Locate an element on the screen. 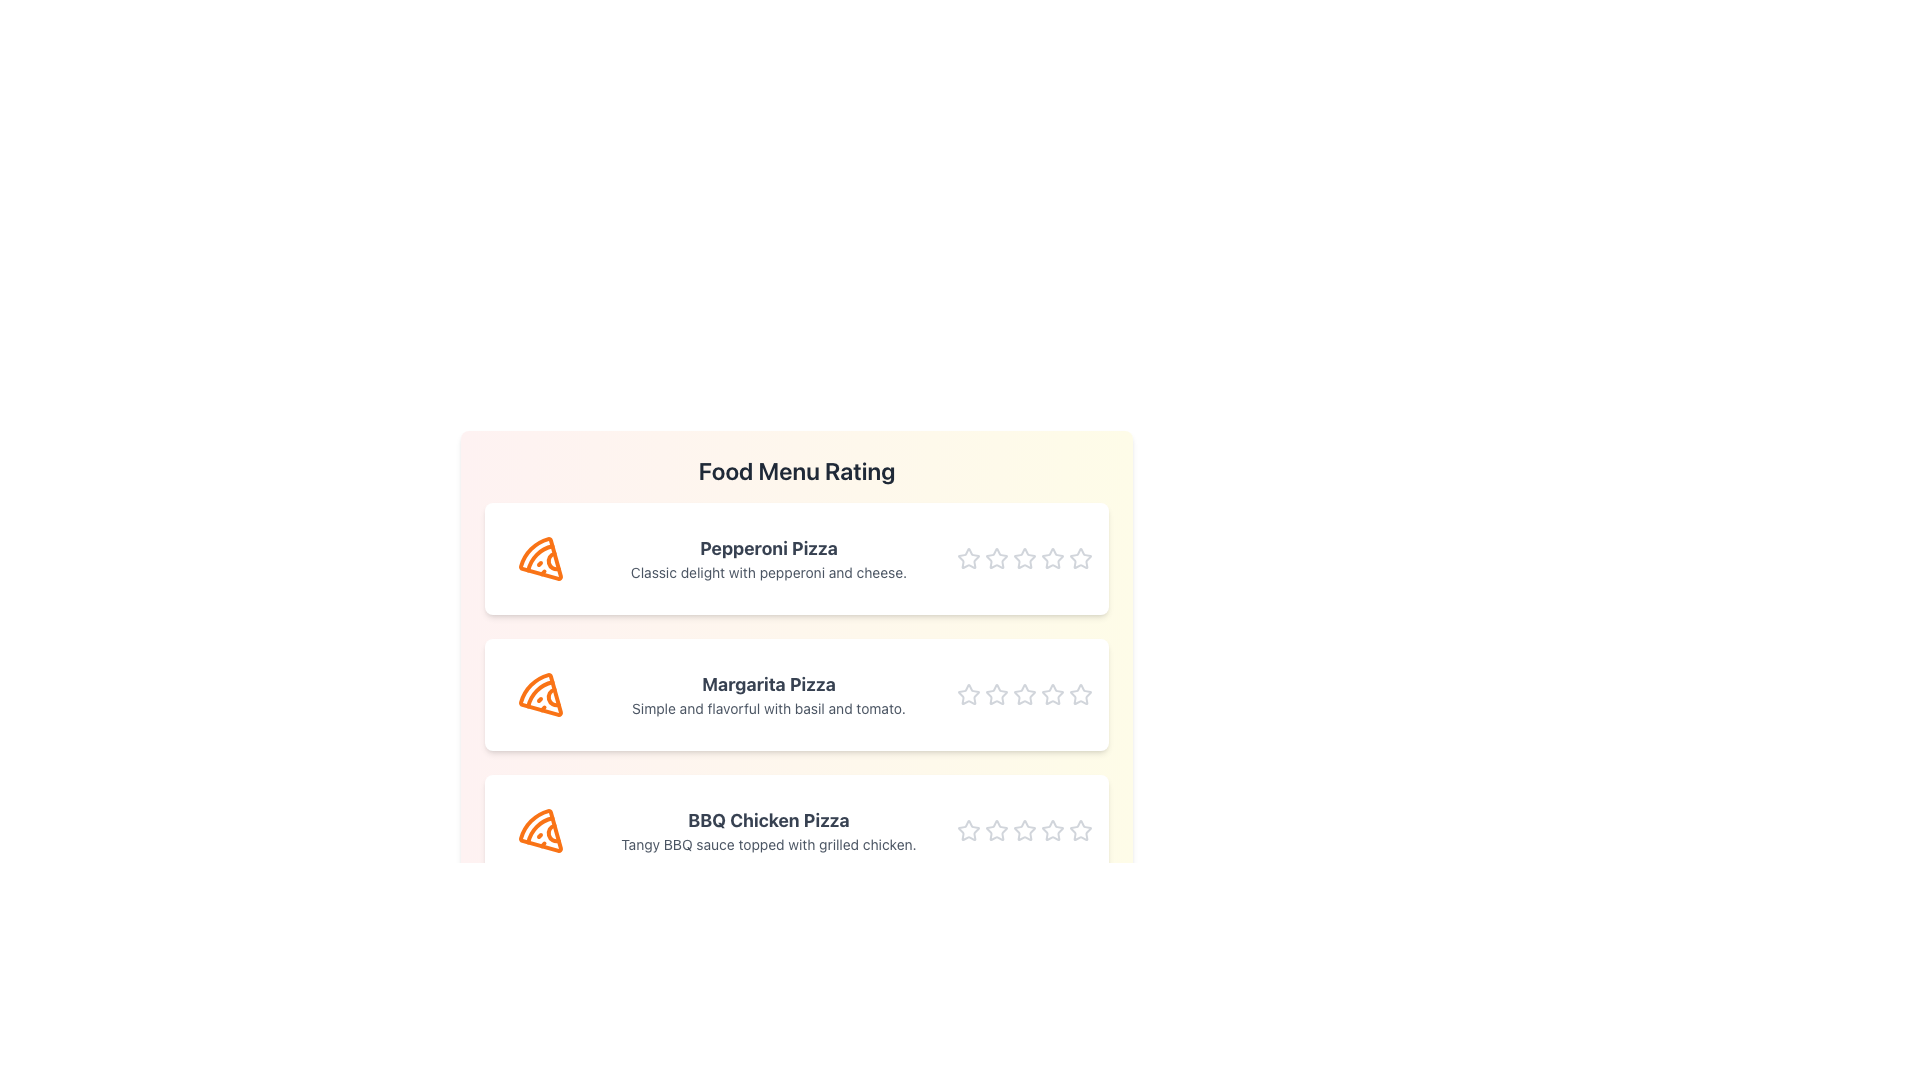 The height and width of the screenshot is (1080, 1920). the second star icon in the rating section of the BBQ Chicken Pizza to observe its scaling effect is located at coordinates (997, 830).